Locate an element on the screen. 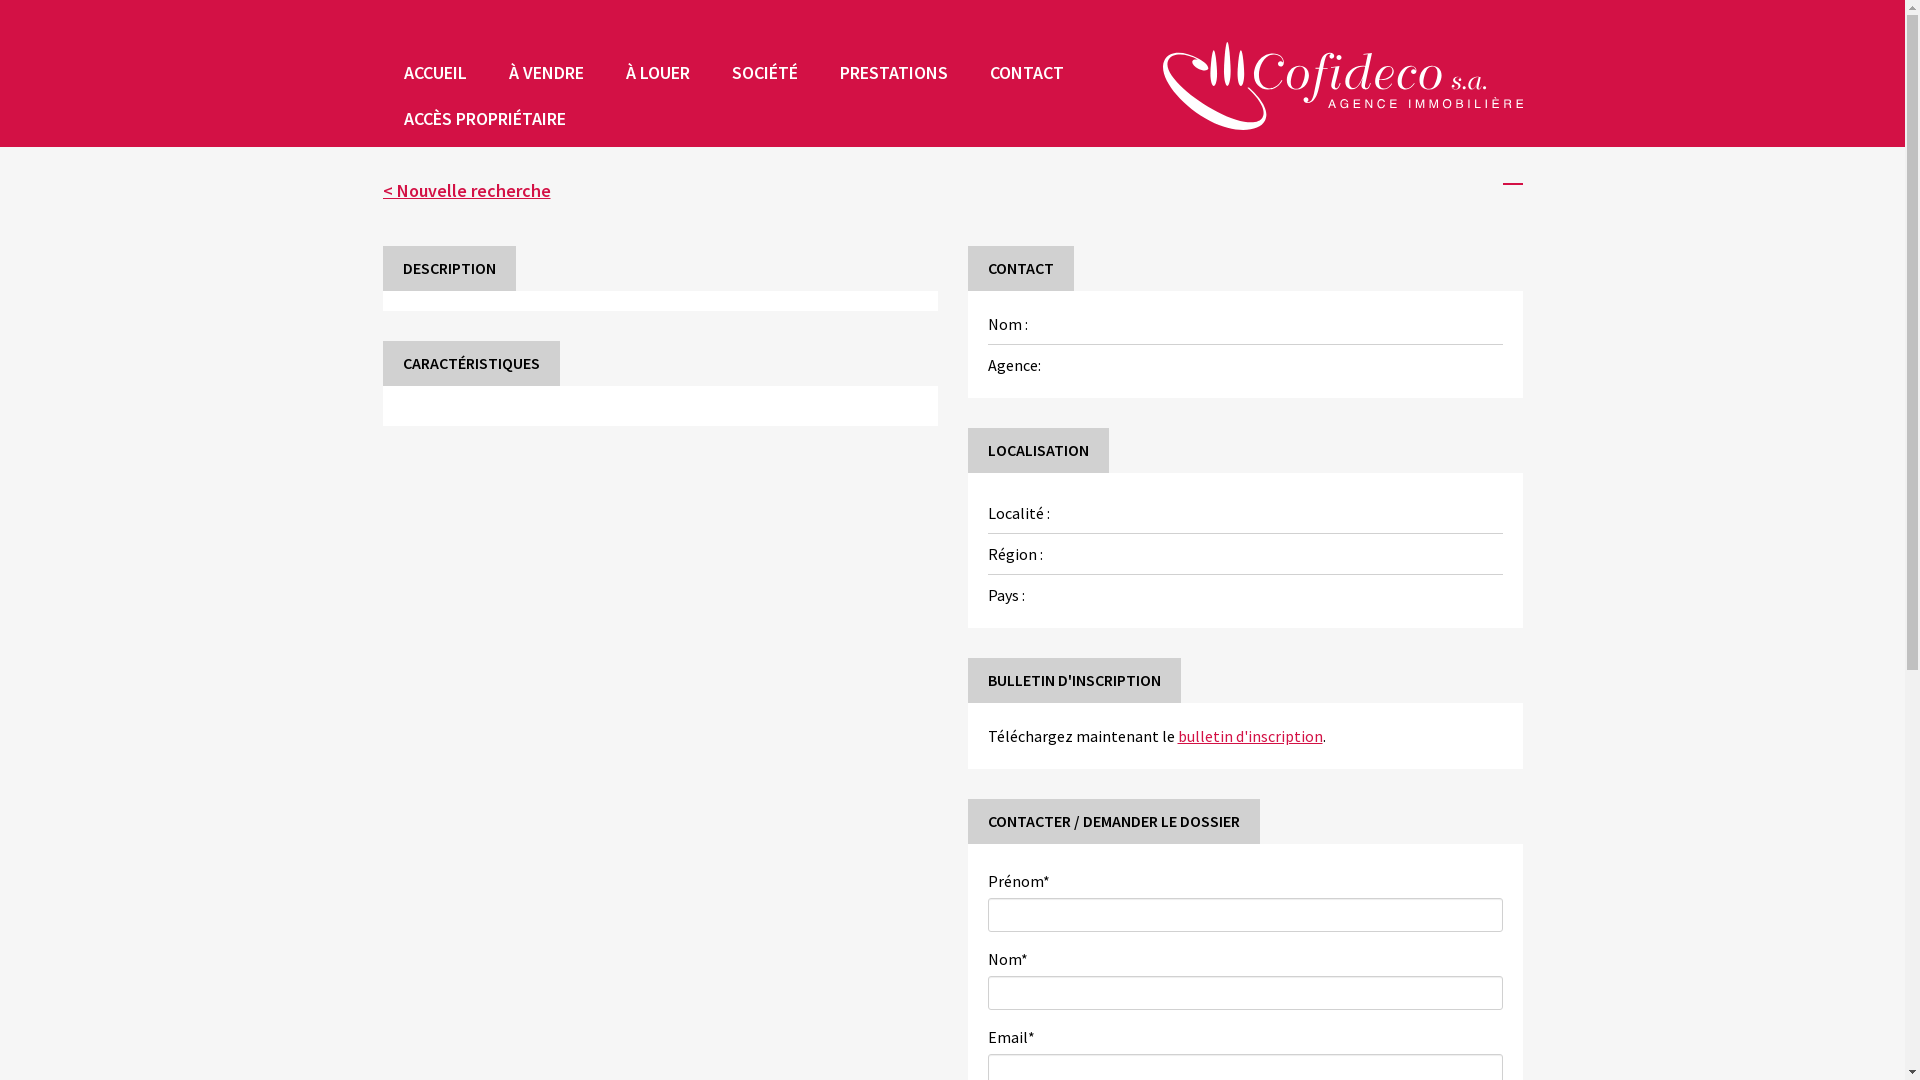 The width and height of the screenshot is (1920, 1080). 'PRESTATIONS' is located at coordinates (891, 72).